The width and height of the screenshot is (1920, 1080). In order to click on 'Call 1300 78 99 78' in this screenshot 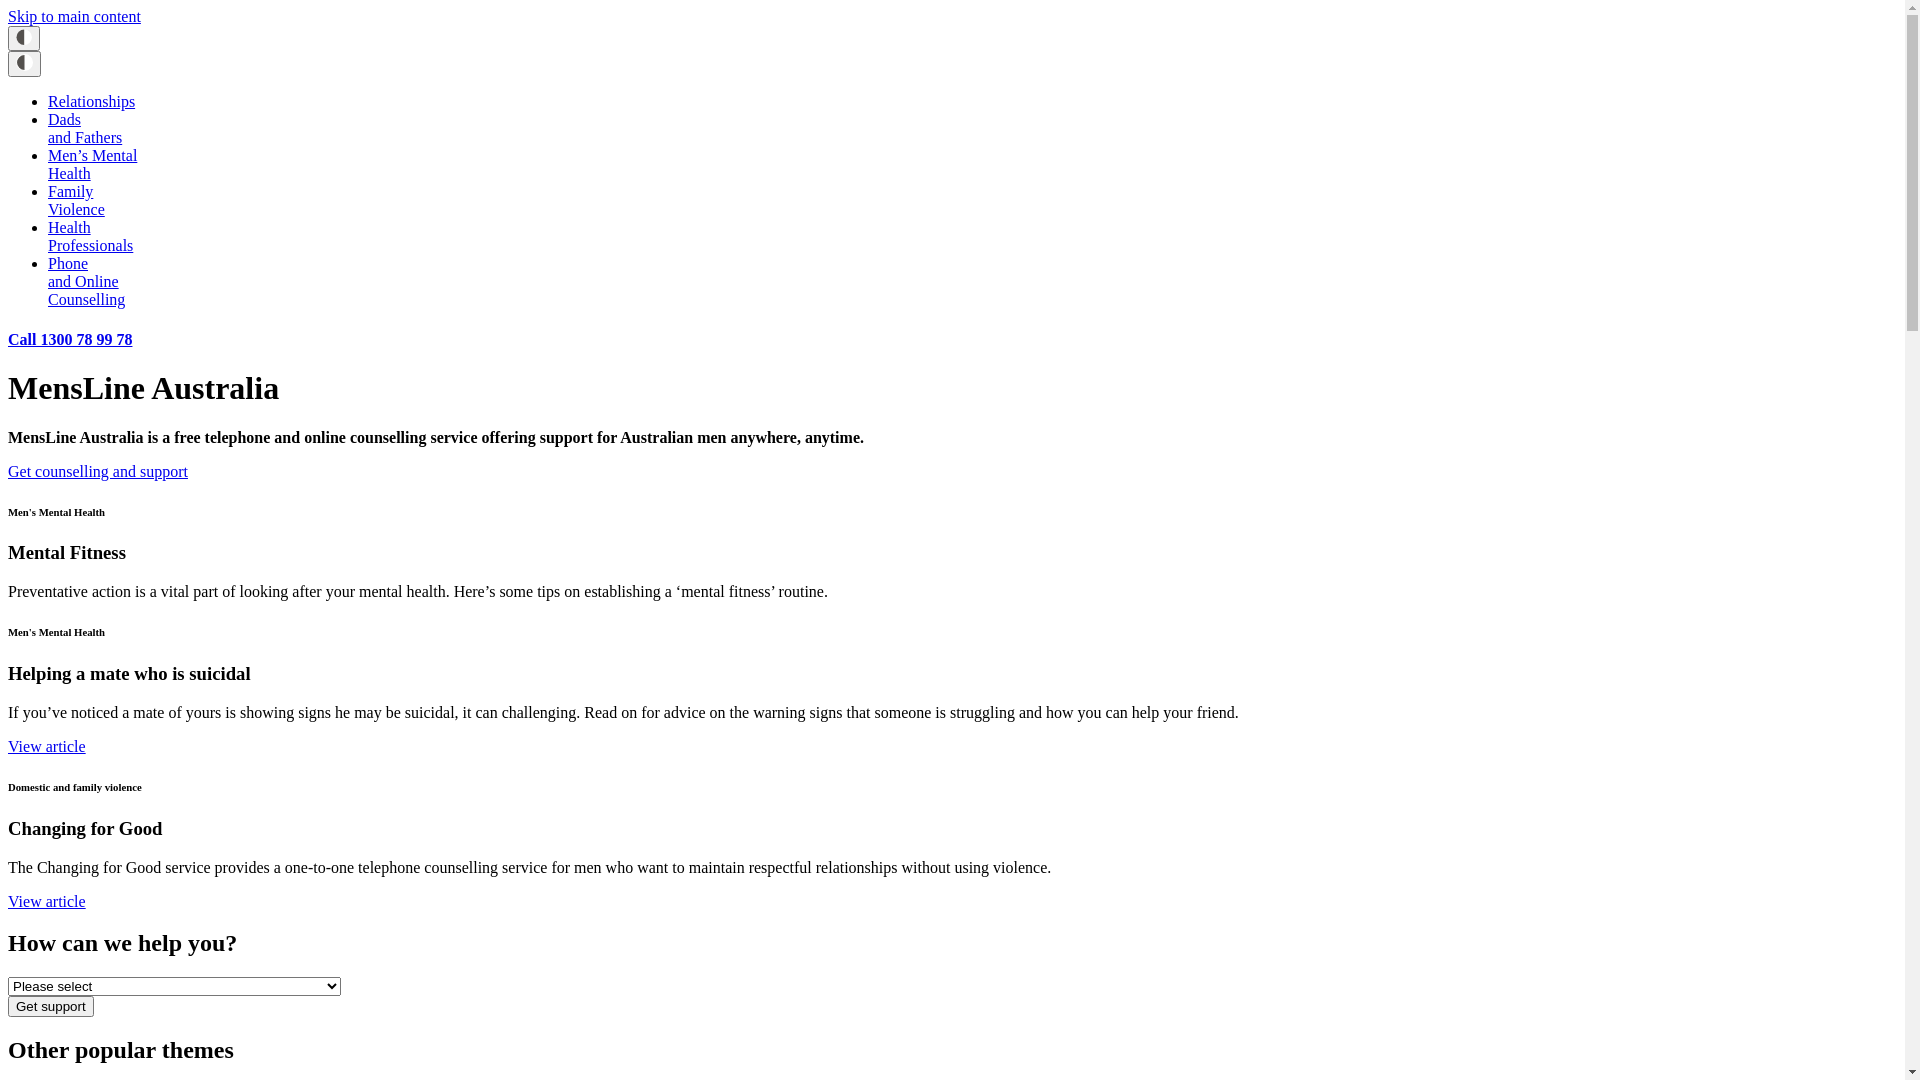, I will do `click(70, 338)`.